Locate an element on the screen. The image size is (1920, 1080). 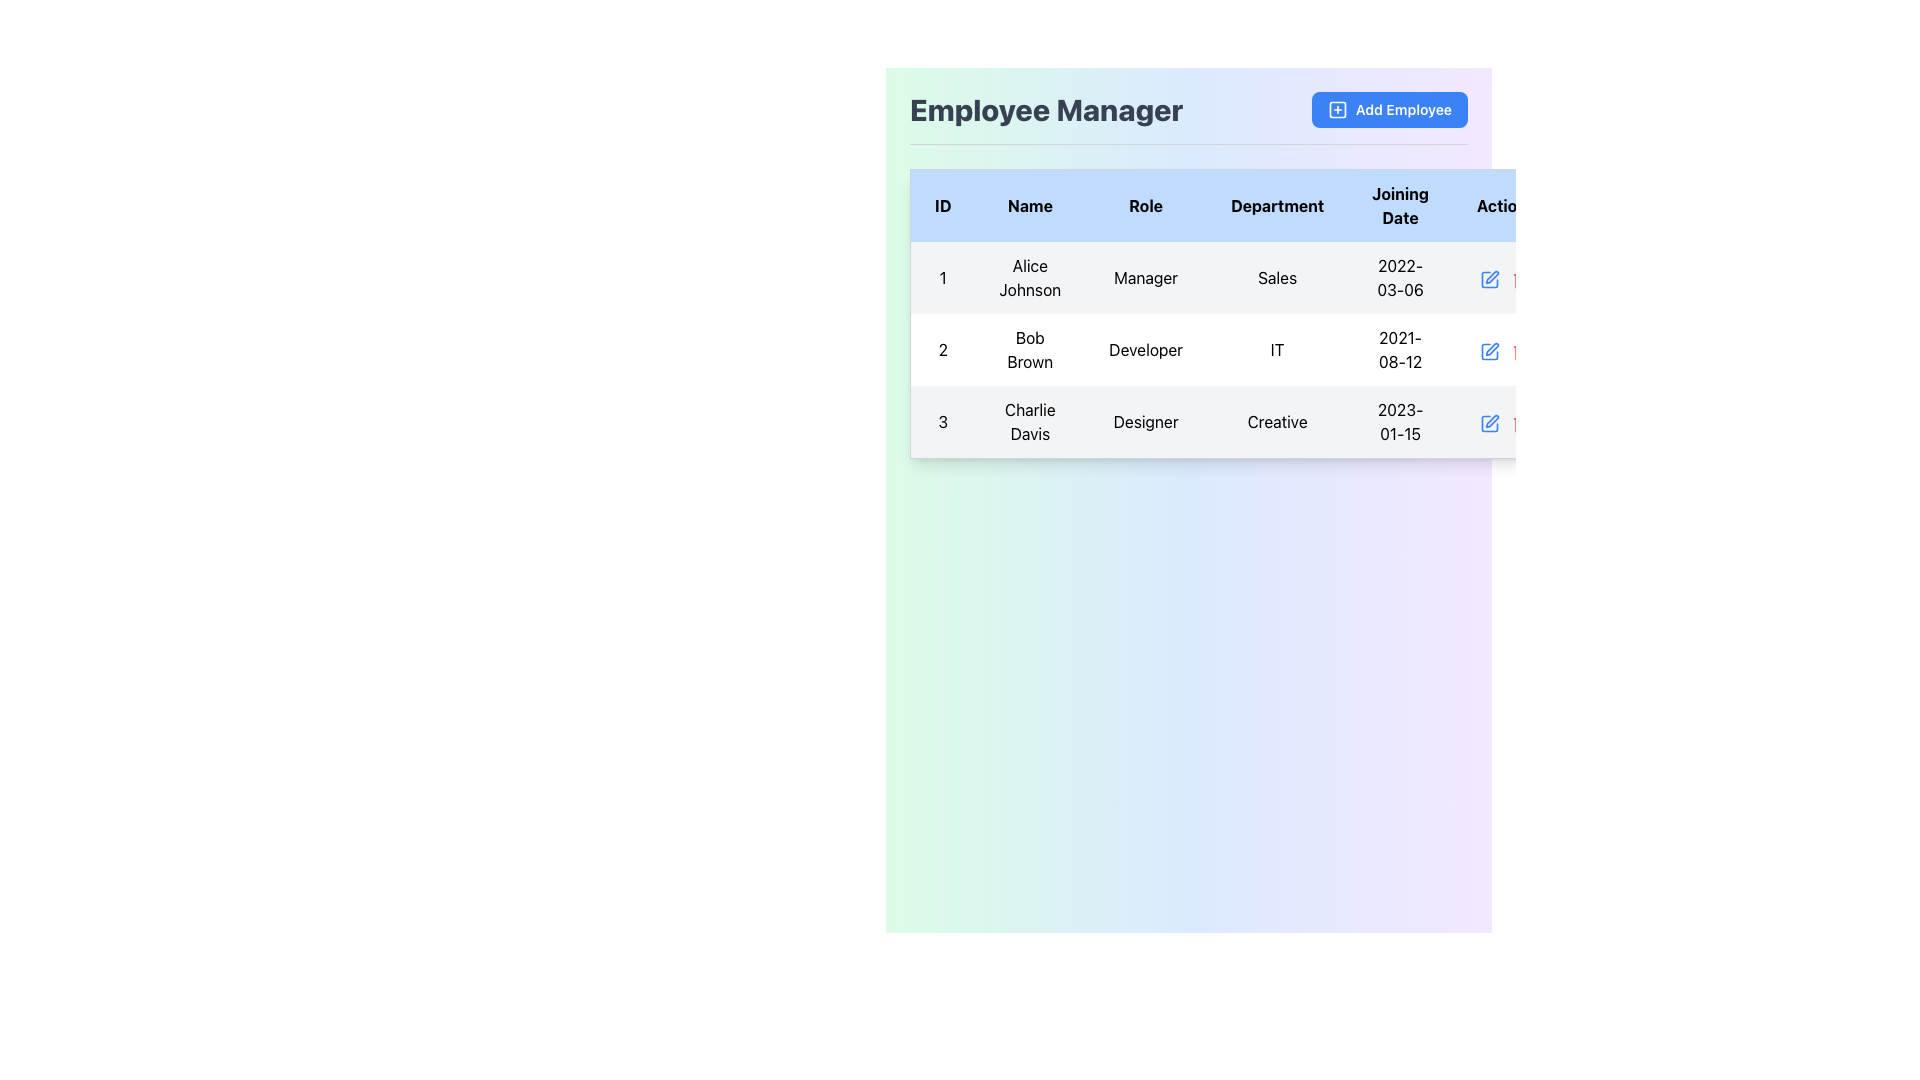
text from the 'Role' column header, which is the third column in the table located between the 'Name' and 'Department' columns is located at coordinates (1146, 205).